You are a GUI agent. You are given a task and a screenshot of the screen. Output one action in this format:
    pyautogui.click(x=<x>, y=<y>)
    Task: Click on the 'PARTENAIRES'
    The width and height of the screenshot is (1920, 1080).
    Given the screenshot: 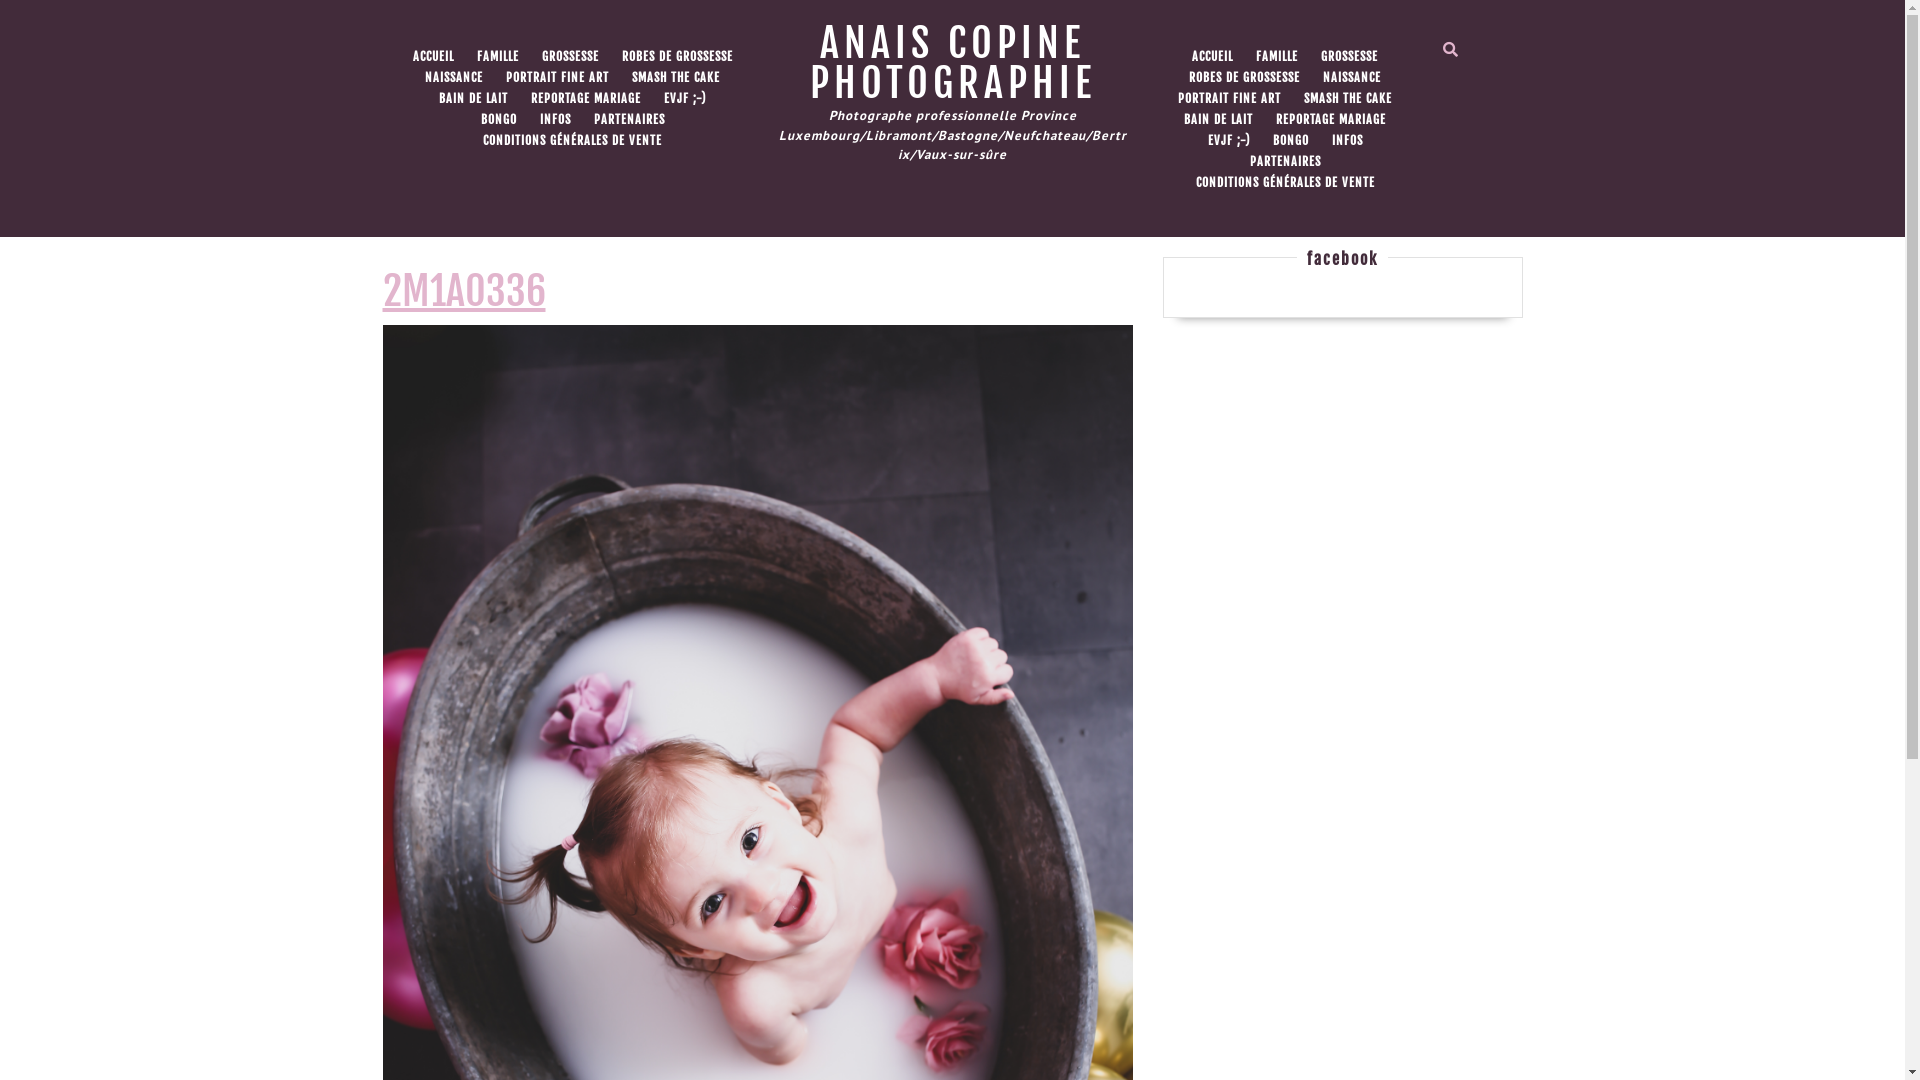 What is the action you would take?
    pyautogui.click(x=583, y=119)
    